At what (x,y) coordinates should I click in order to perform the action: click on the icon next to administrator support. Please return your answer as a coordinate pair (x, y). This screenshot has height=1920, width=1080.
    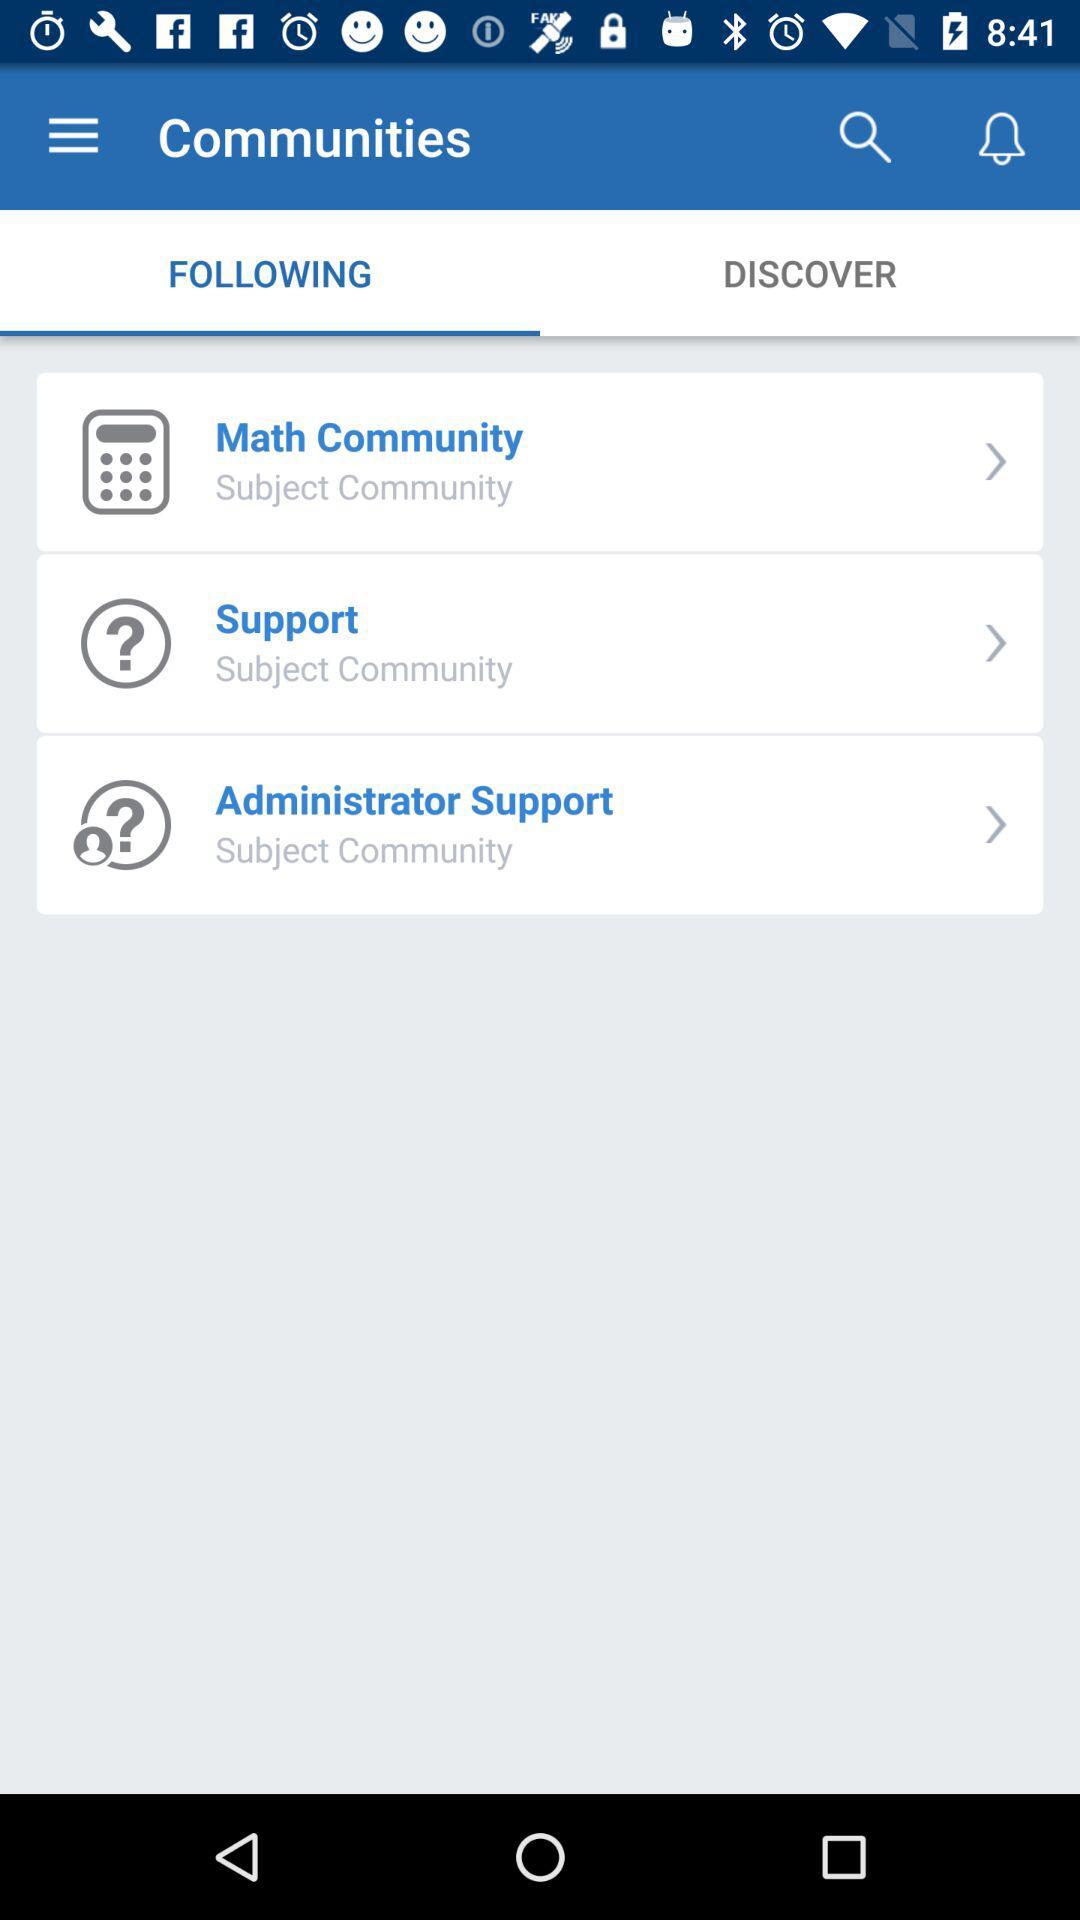
    Looking at the image, I should click on (995, 824).